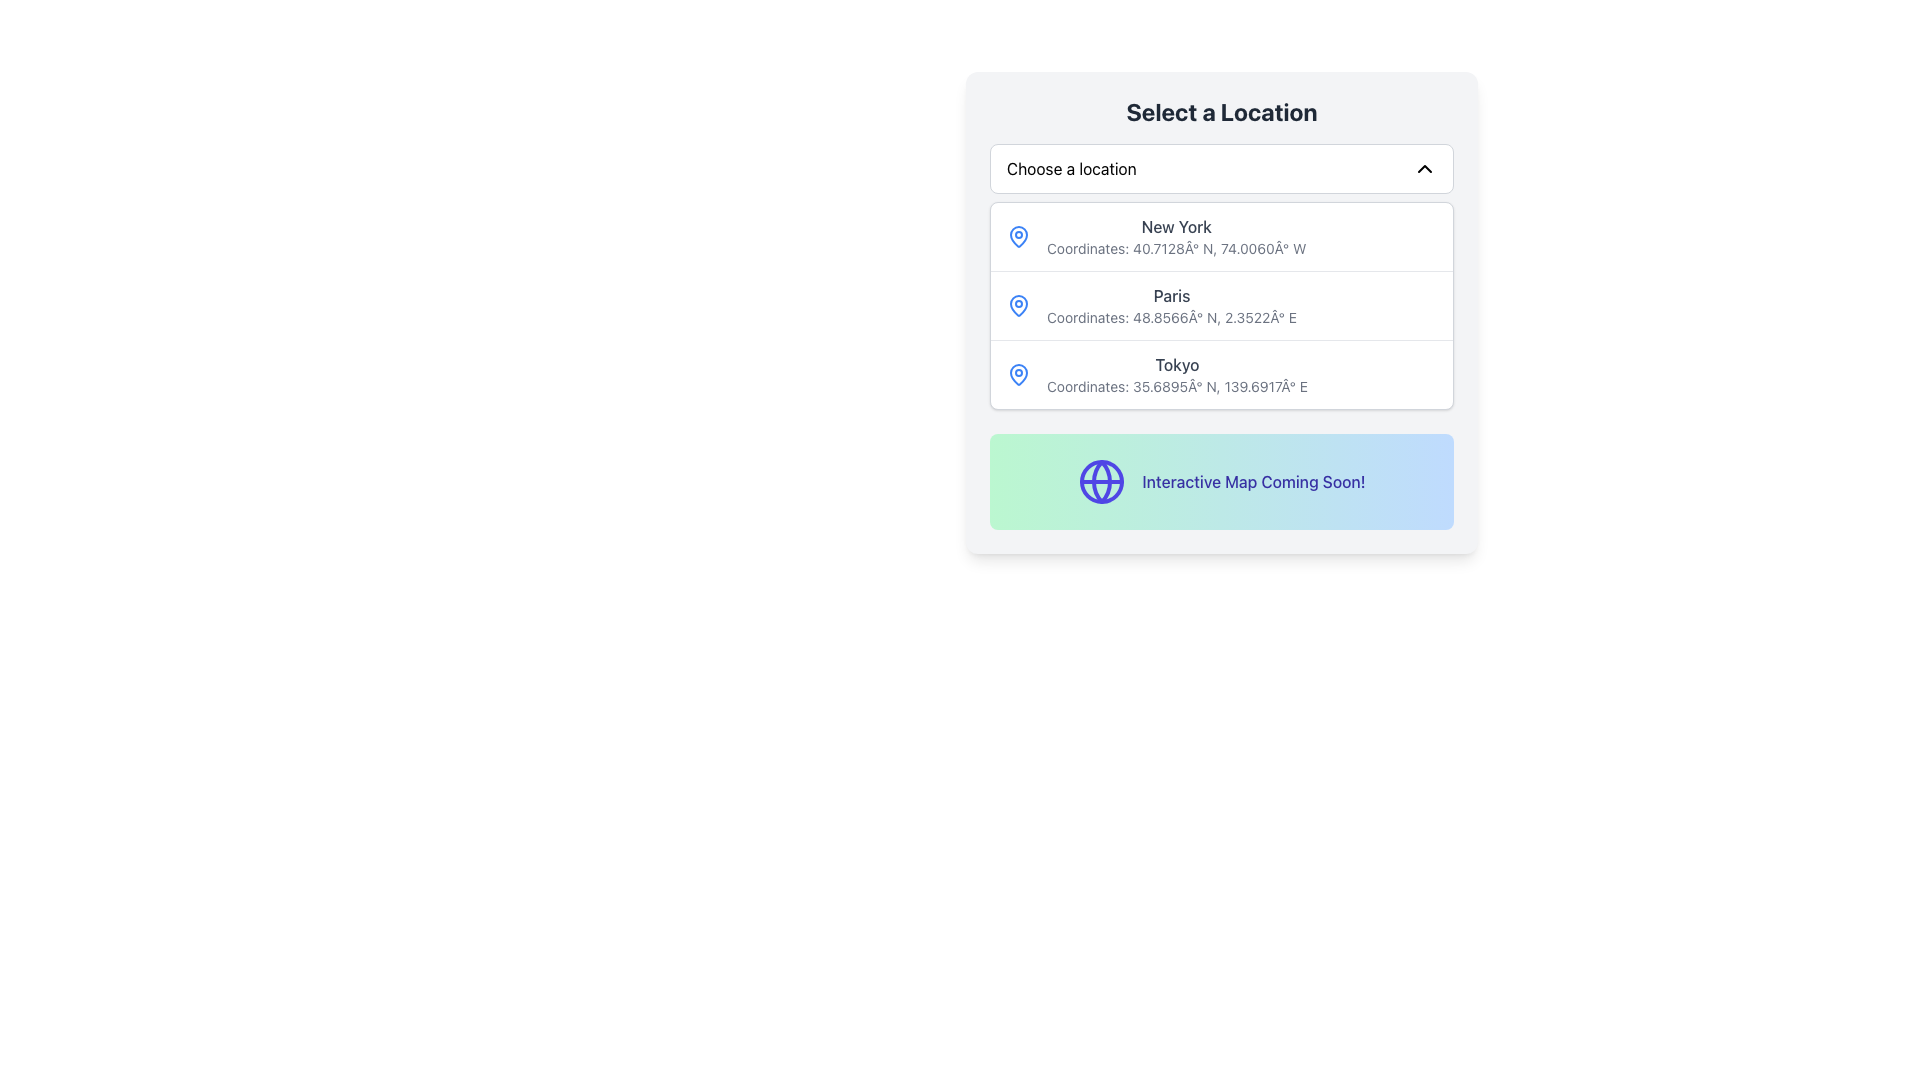  What do you see at coordinates (1176, 235) in the screenshot?
I see `the first list item in the 'Select a Location' panel` at bounding box center [1176, 235].